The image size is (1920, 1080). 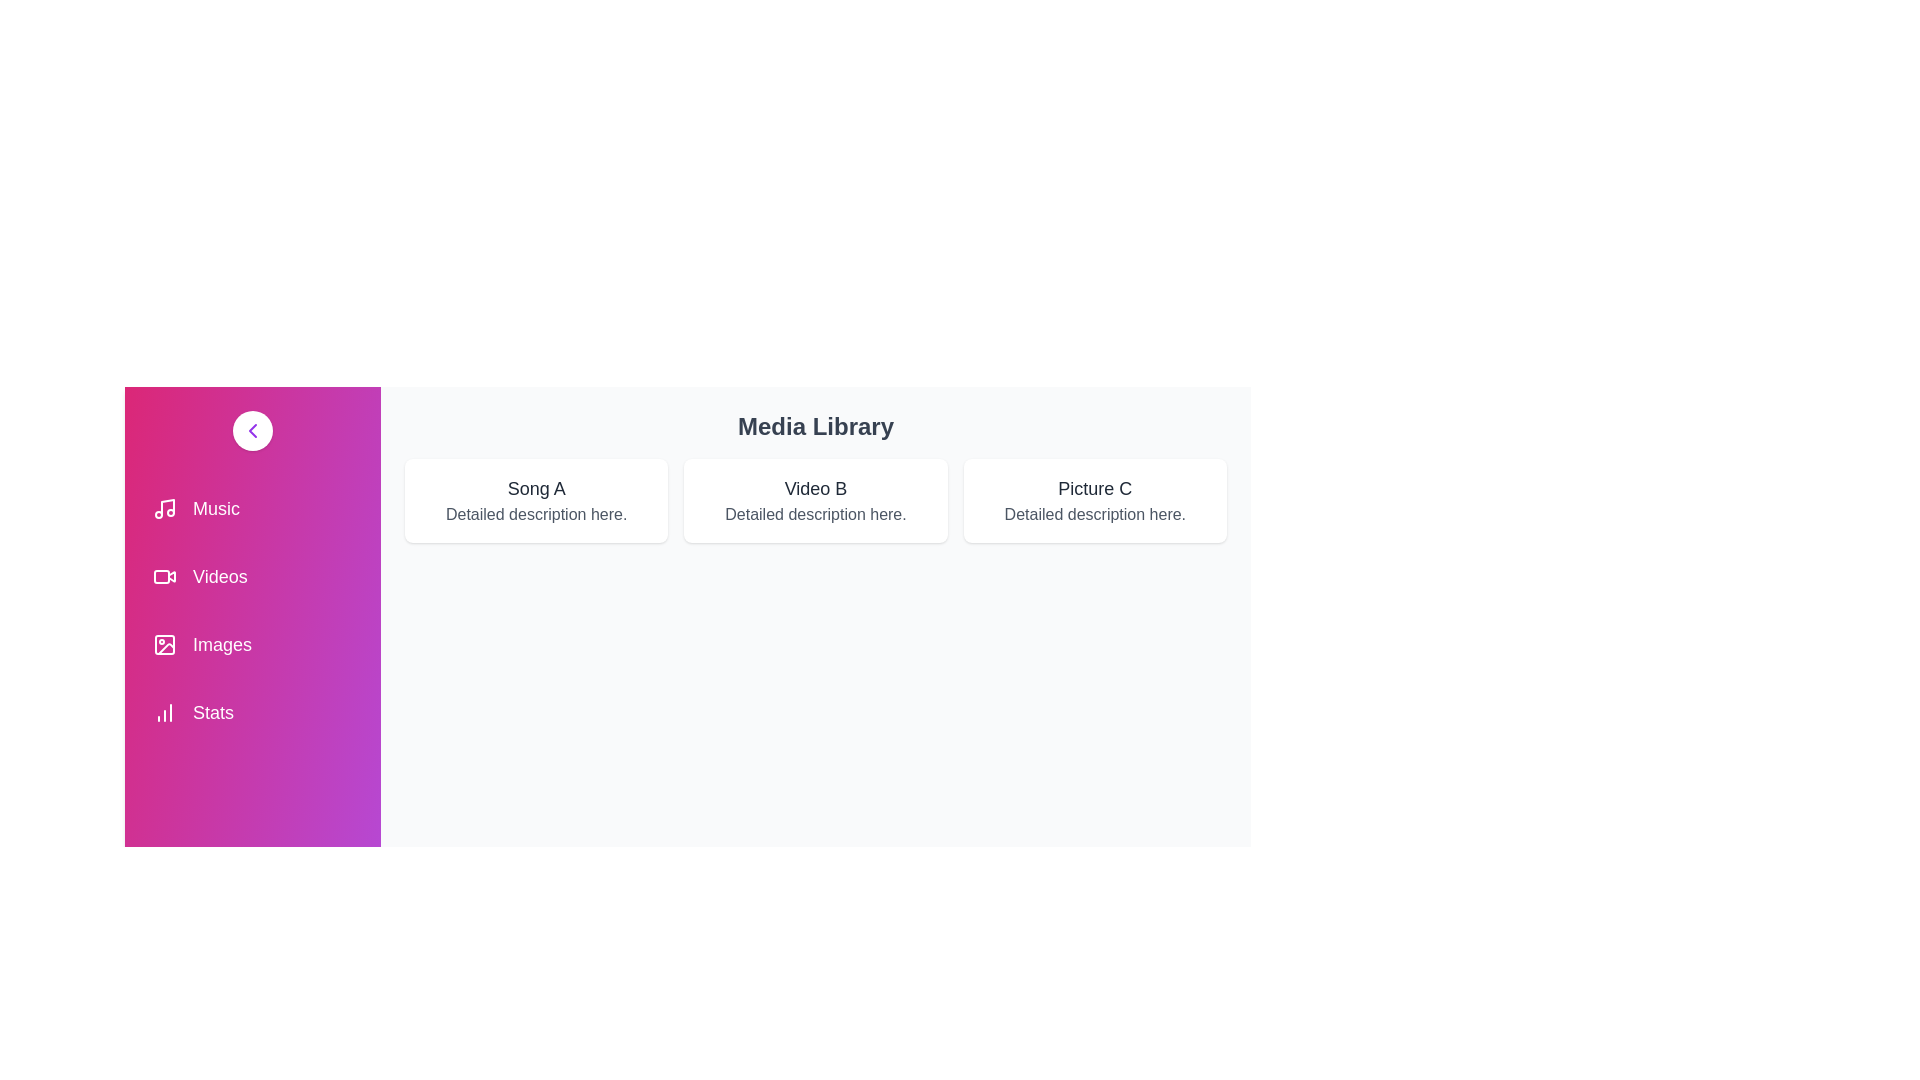 What do you see at coordinates (252, 508) in the screenshot?
I see `the menu item Music to select it` at bounding box center [252, 508].